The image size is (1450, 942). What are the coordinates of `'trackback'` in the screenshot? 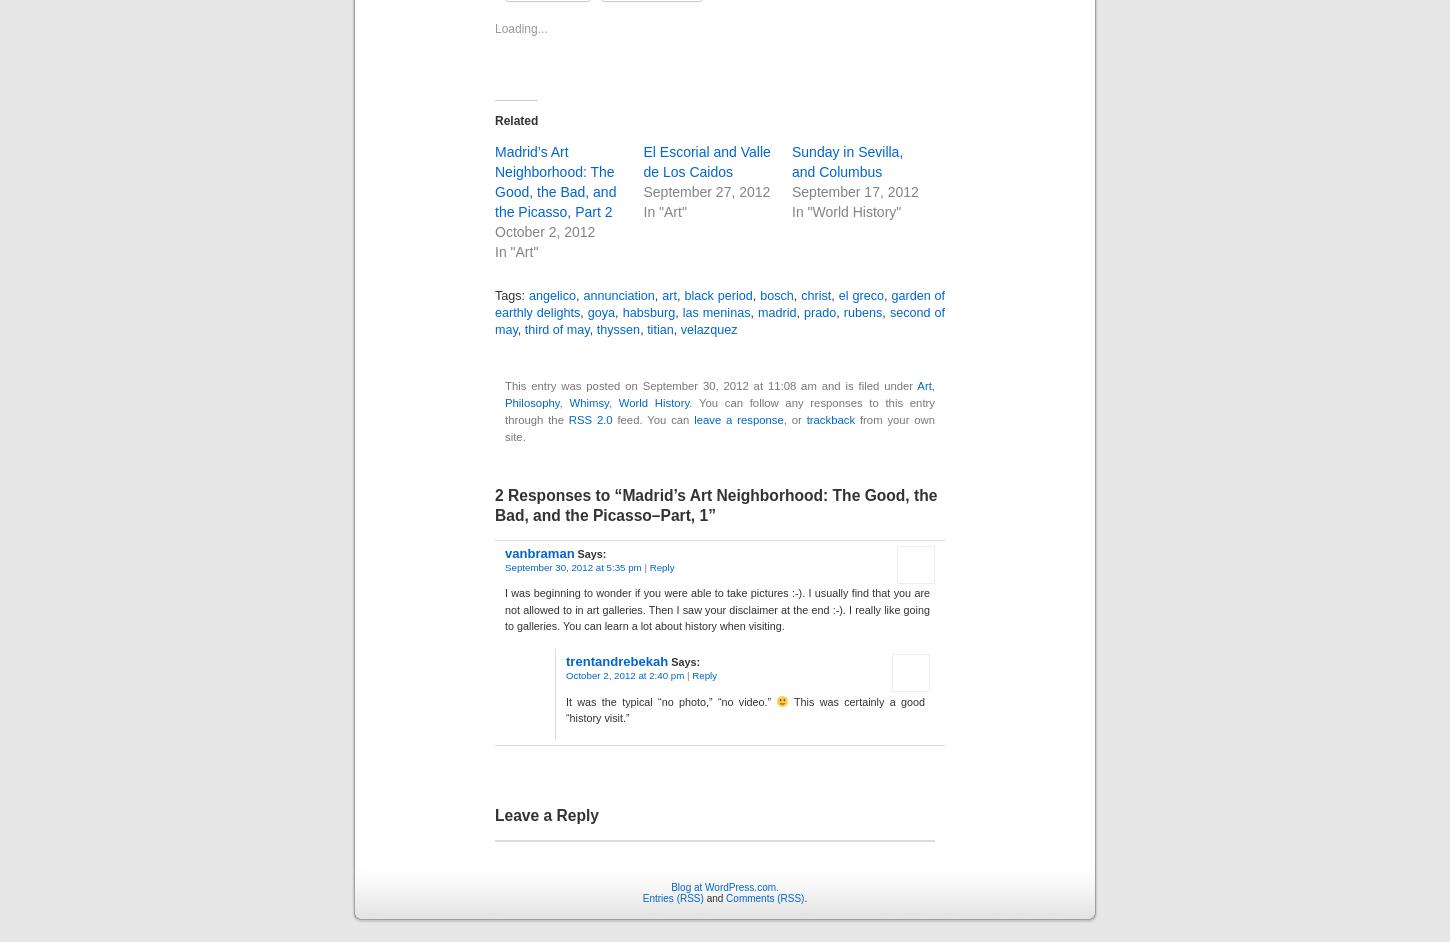 It's located at (806, 415).